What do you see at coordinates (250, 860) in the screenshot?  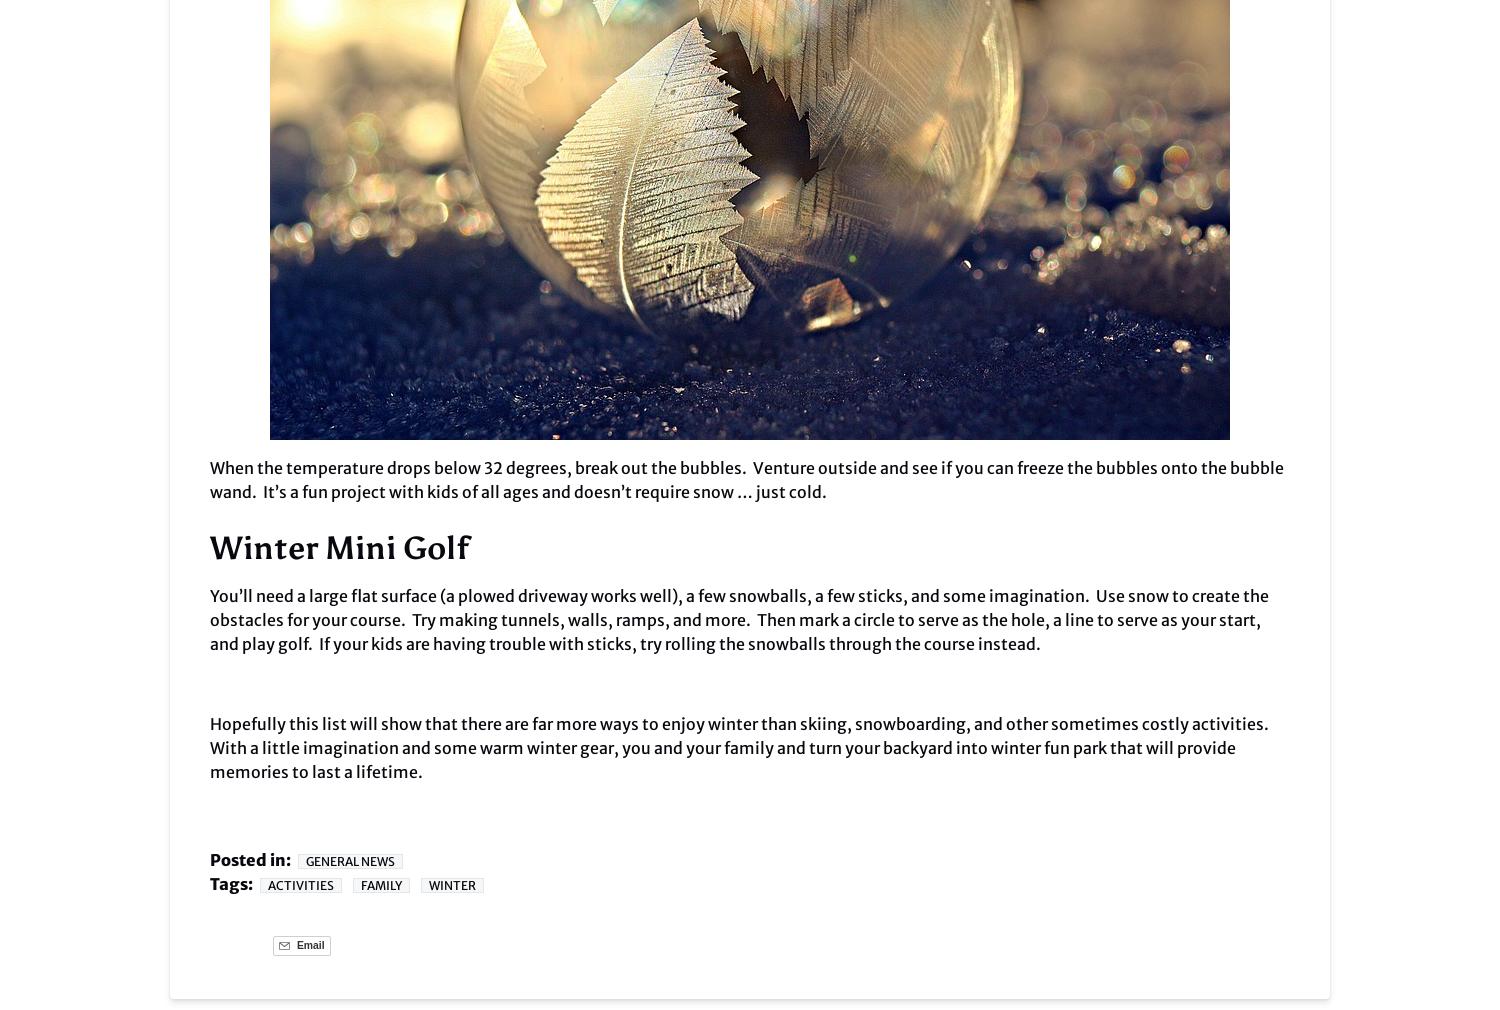 I see `'Posted in:'` at bounding box center [250, 860].